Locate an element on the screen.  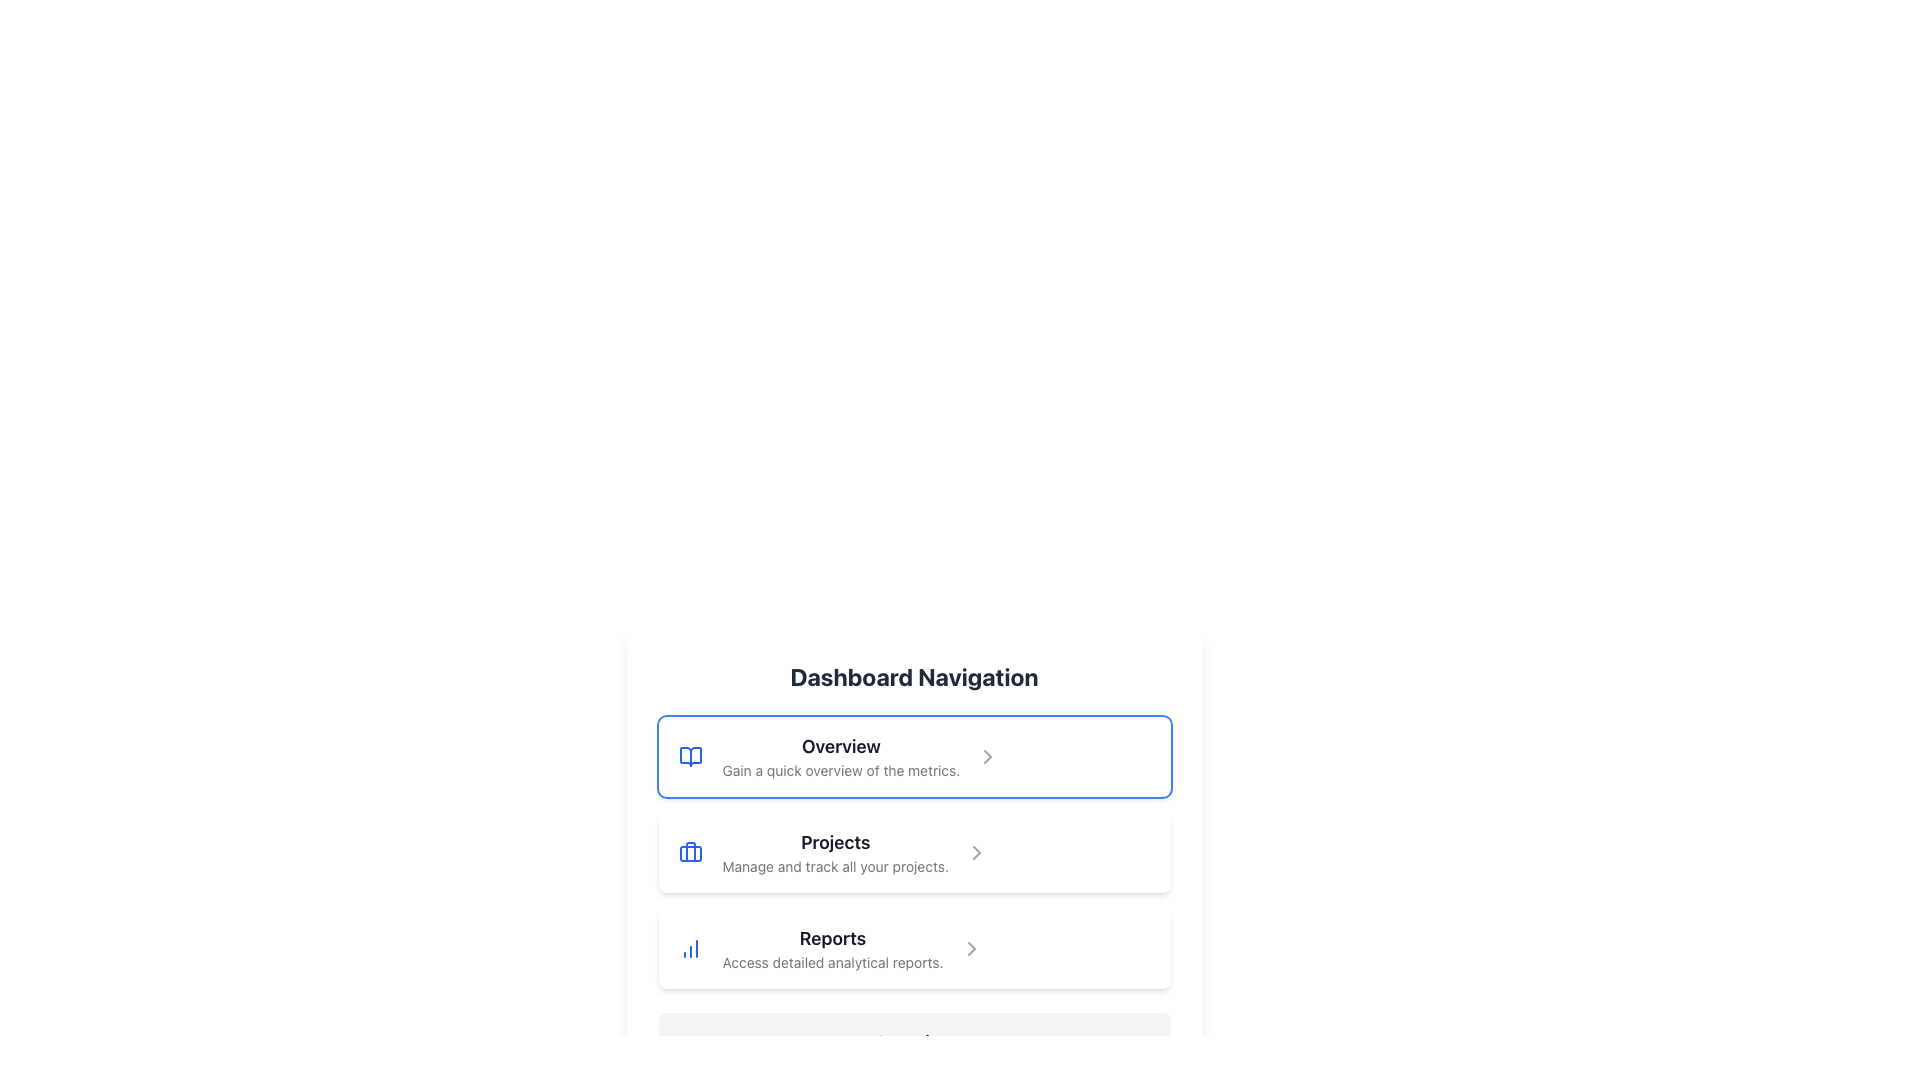
the descriptive text label for the 'Reports' section, which provides additional information about this item in the navigation panel is located at coordinates (833, 962).